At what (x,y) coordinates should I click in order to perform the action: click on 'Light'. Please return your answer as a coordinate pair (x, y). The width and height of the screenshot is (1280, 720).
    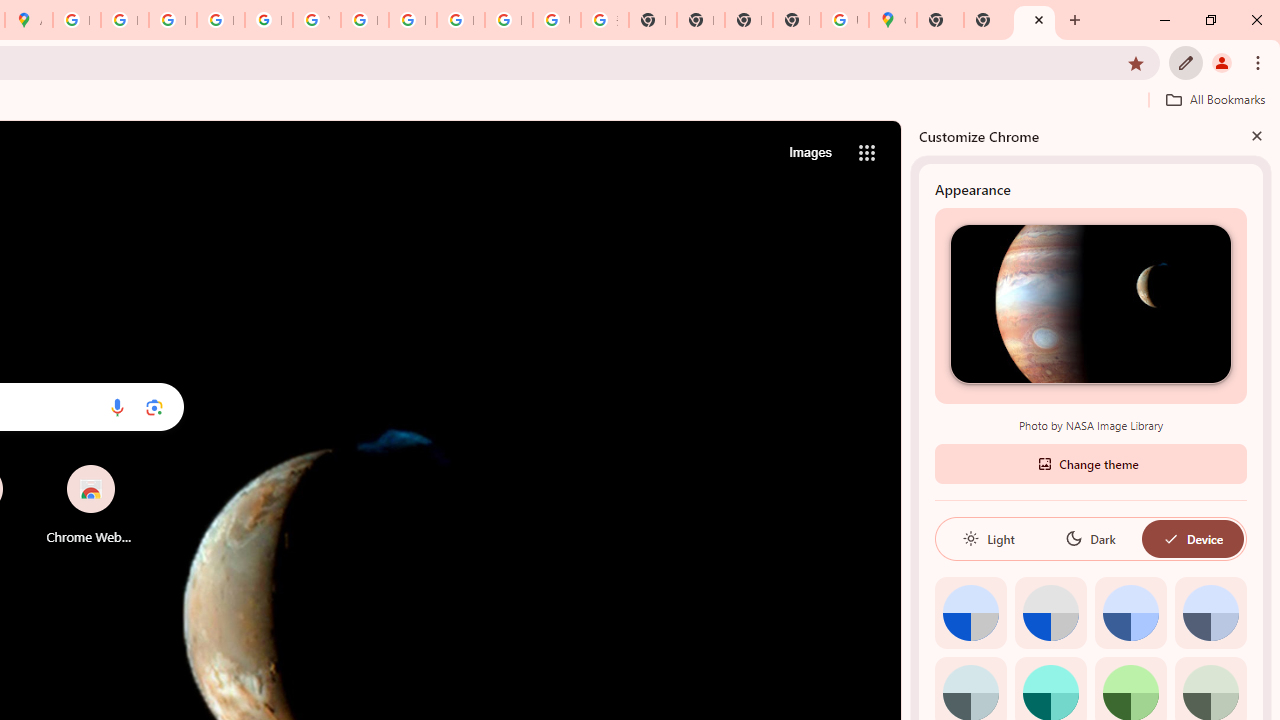
    Looking at the image, I should click on (988, 537).